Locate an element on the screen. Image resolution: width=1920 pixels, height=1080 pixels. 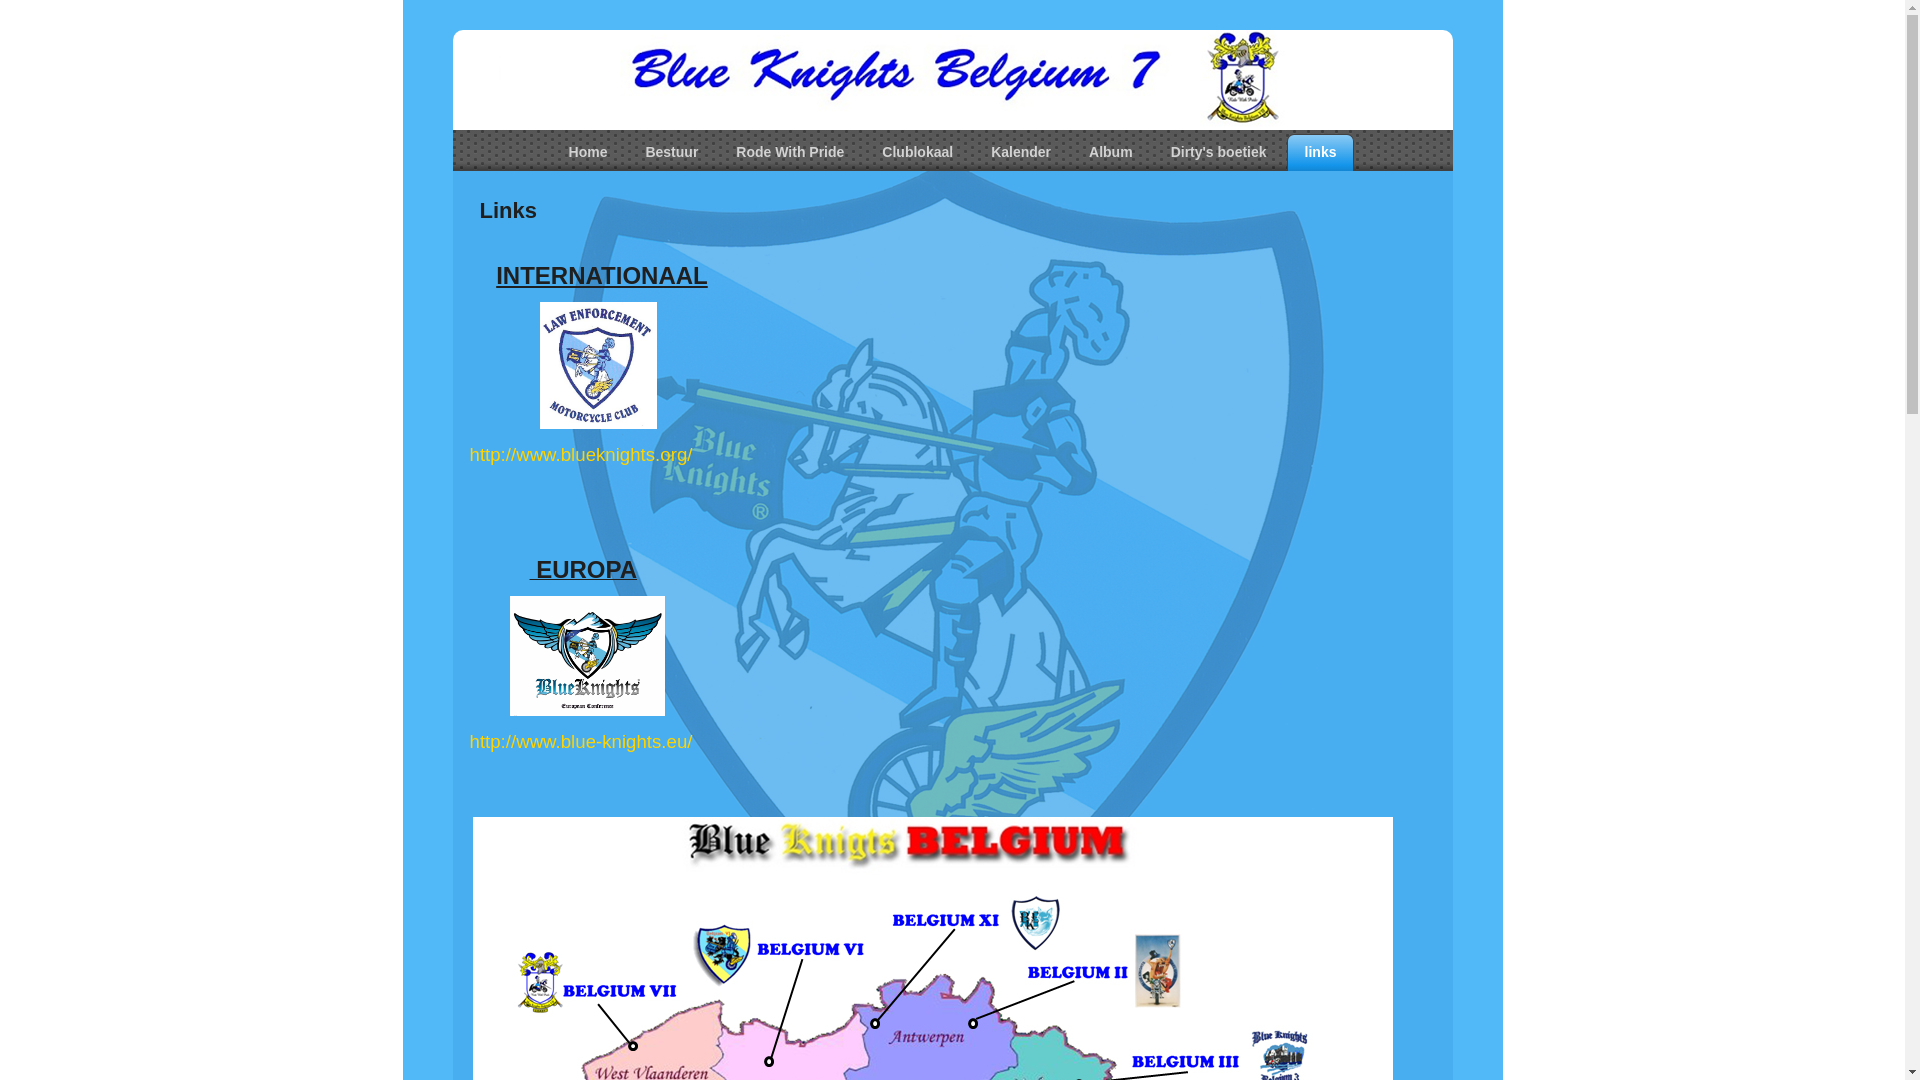
'Rode With Pride' is located at coordinates (789, 150).